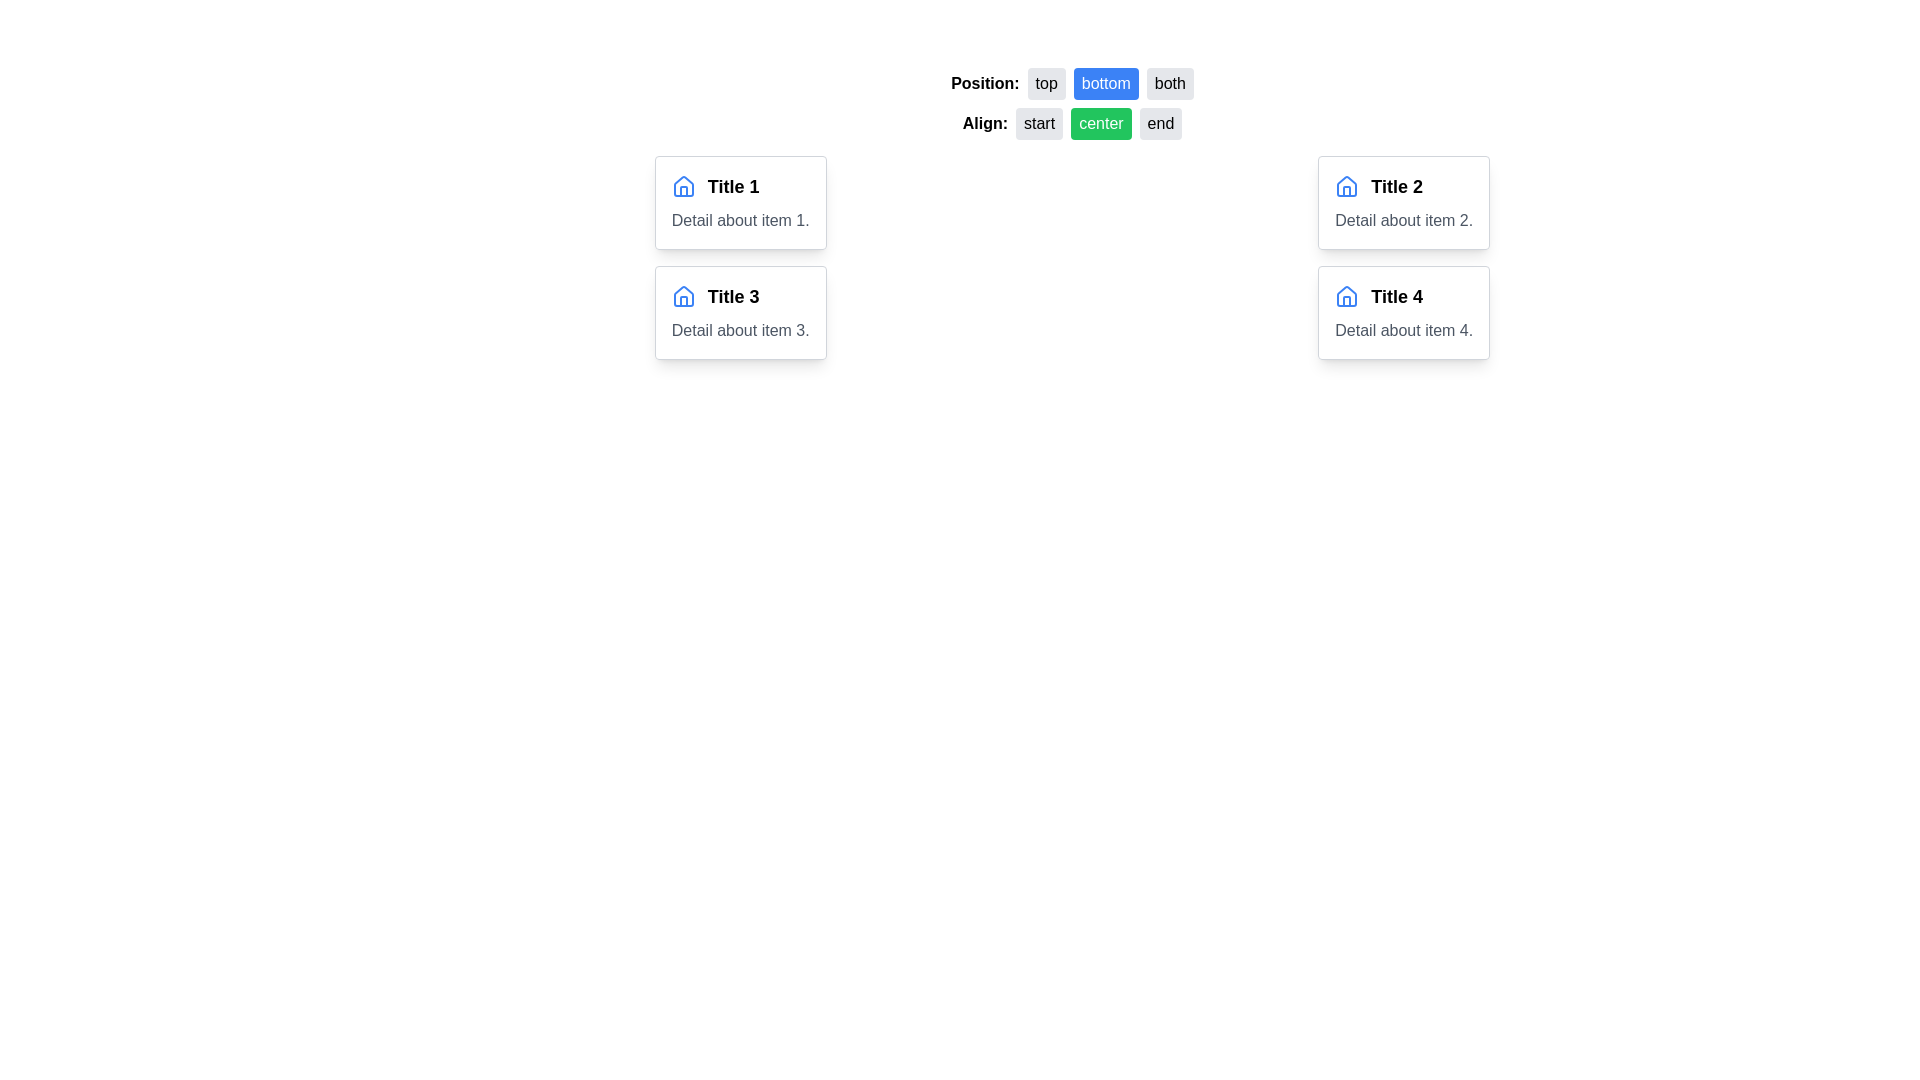  Describe the element at coordinates (1039, 123) in the screenshot. I see `the 'start' alignment button located in the 'Align:' section` at that location.